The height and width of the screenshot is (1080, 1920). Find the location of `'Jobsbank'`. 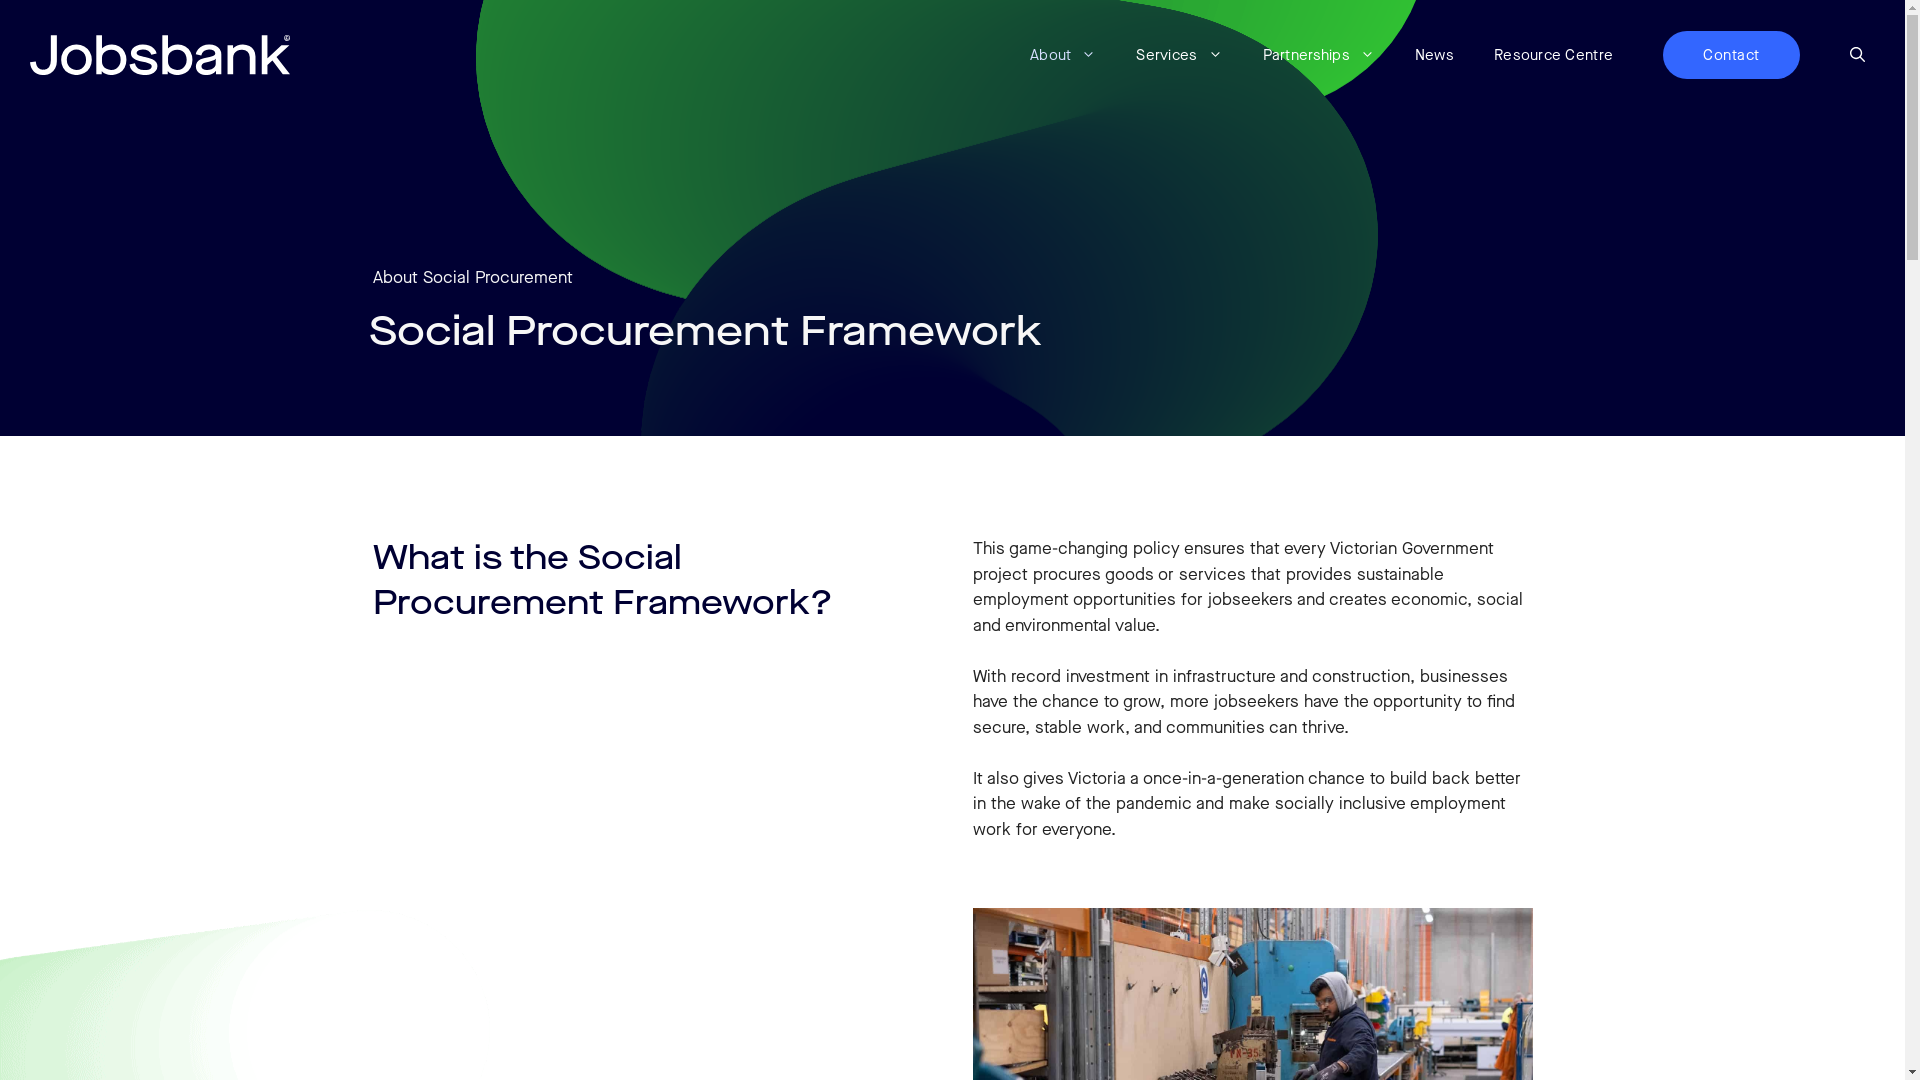

'Jobsbank' is located at coordinates (29, 53).